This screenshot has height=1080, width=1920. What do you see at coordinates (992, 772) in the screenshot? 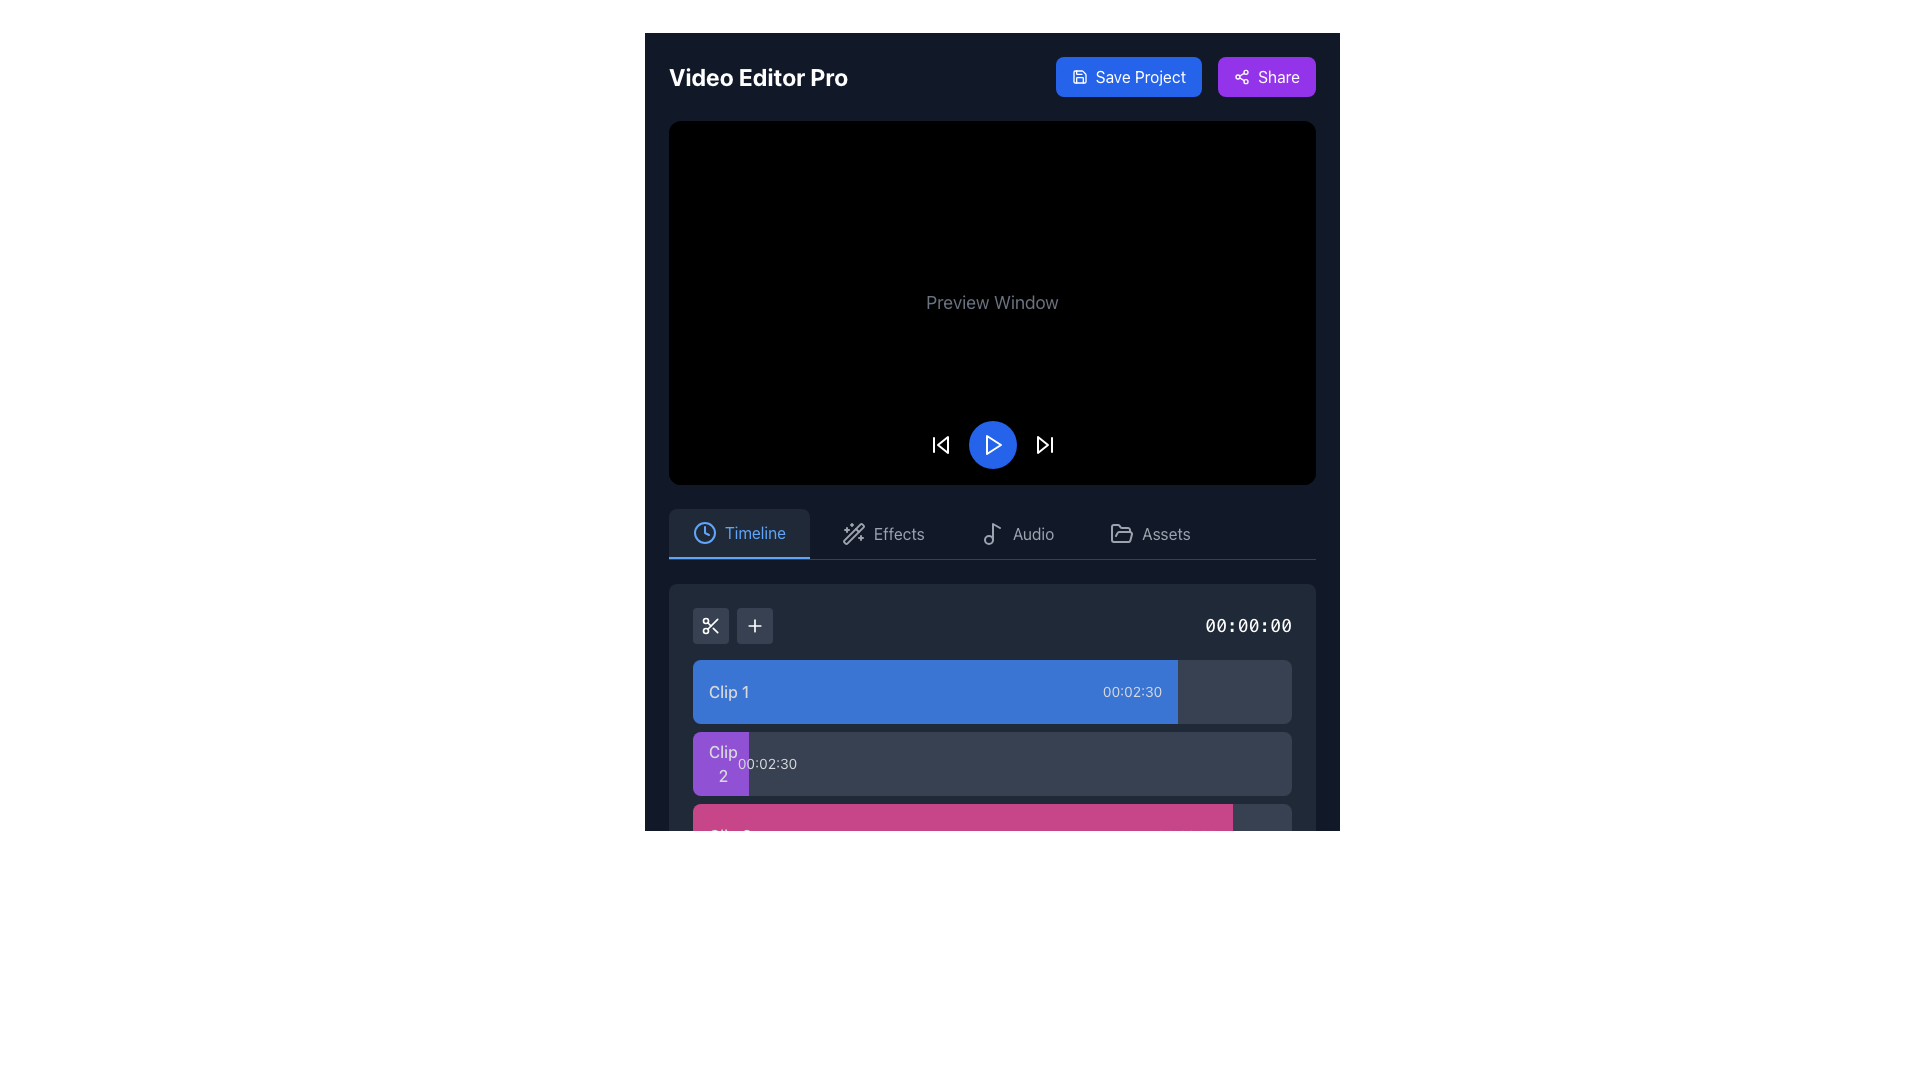
I see `the second timeline clip item, which is located below 'Clip 1' and above 'Clip 3'` at bounding box center [992, 772].